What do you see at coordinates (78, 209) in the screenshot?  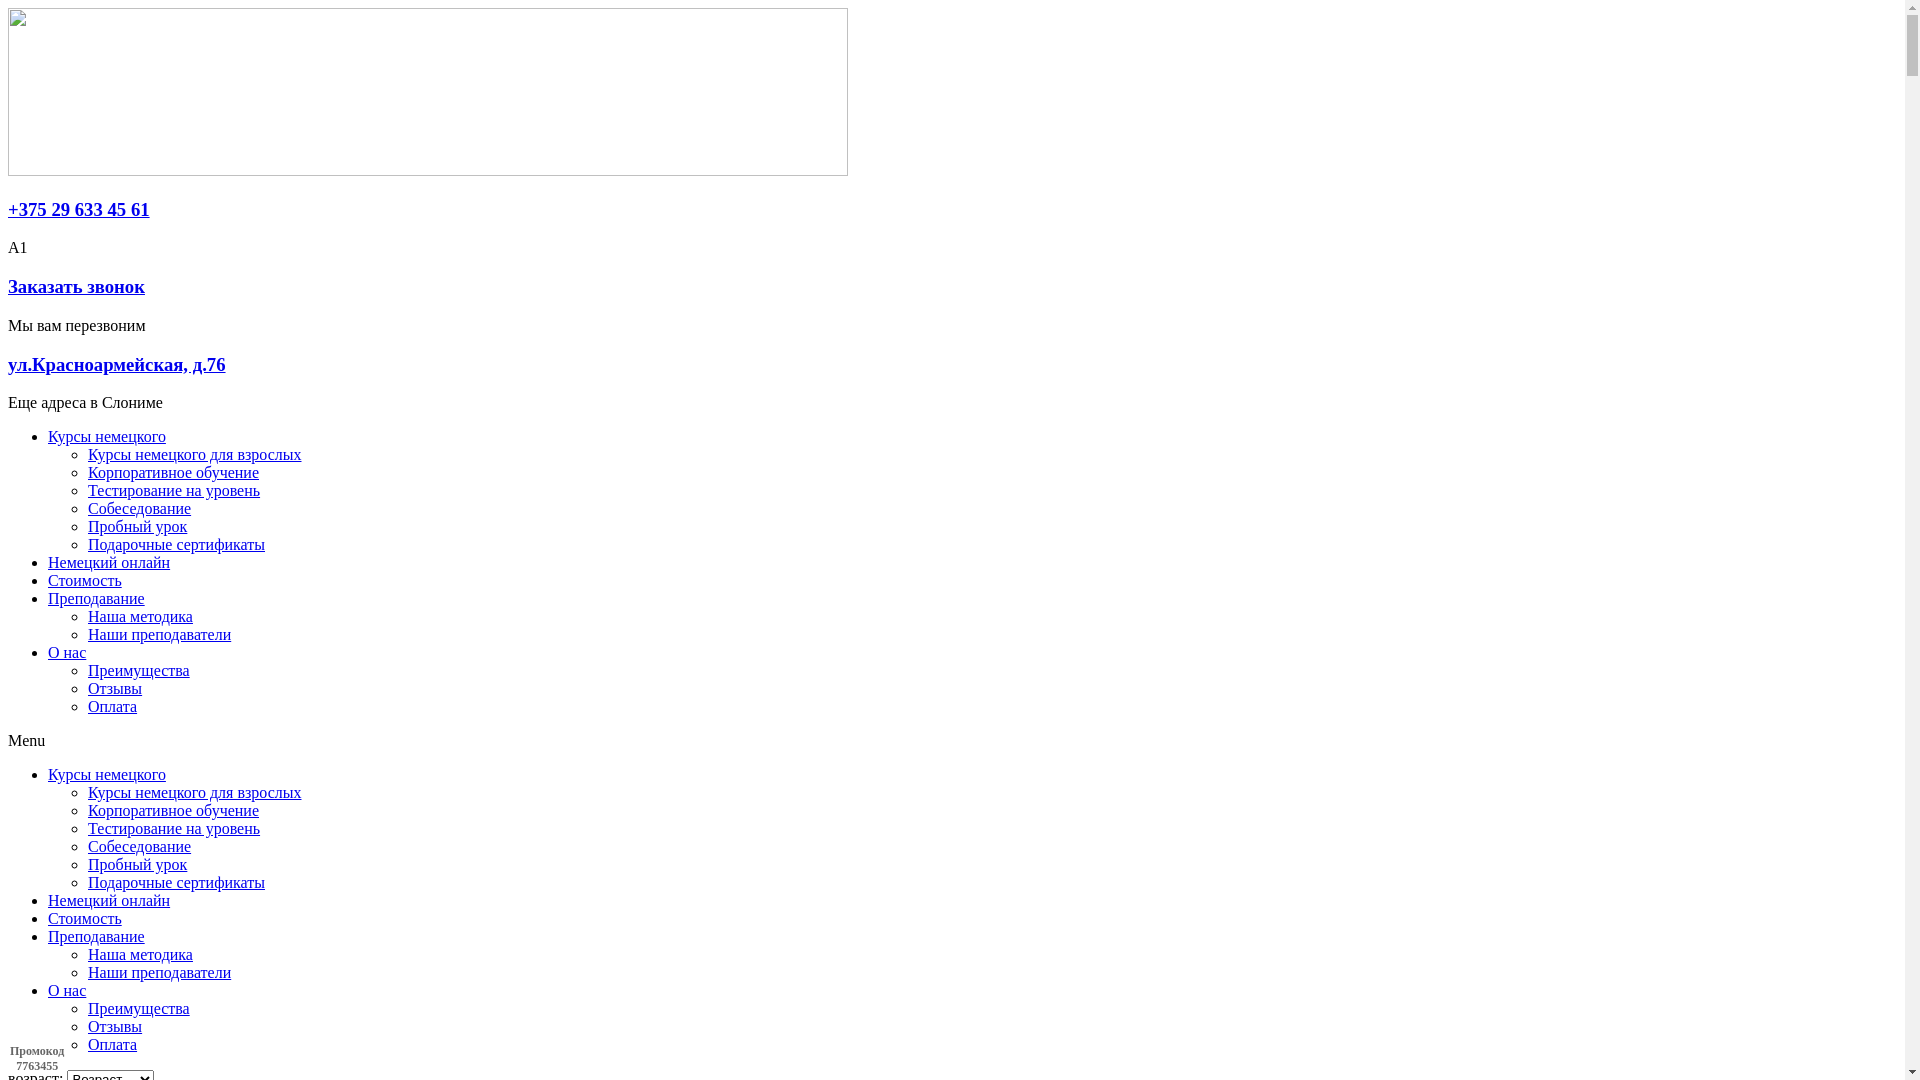 I see `'+375 29 633 45 61'` at bounding box center [78, 209].